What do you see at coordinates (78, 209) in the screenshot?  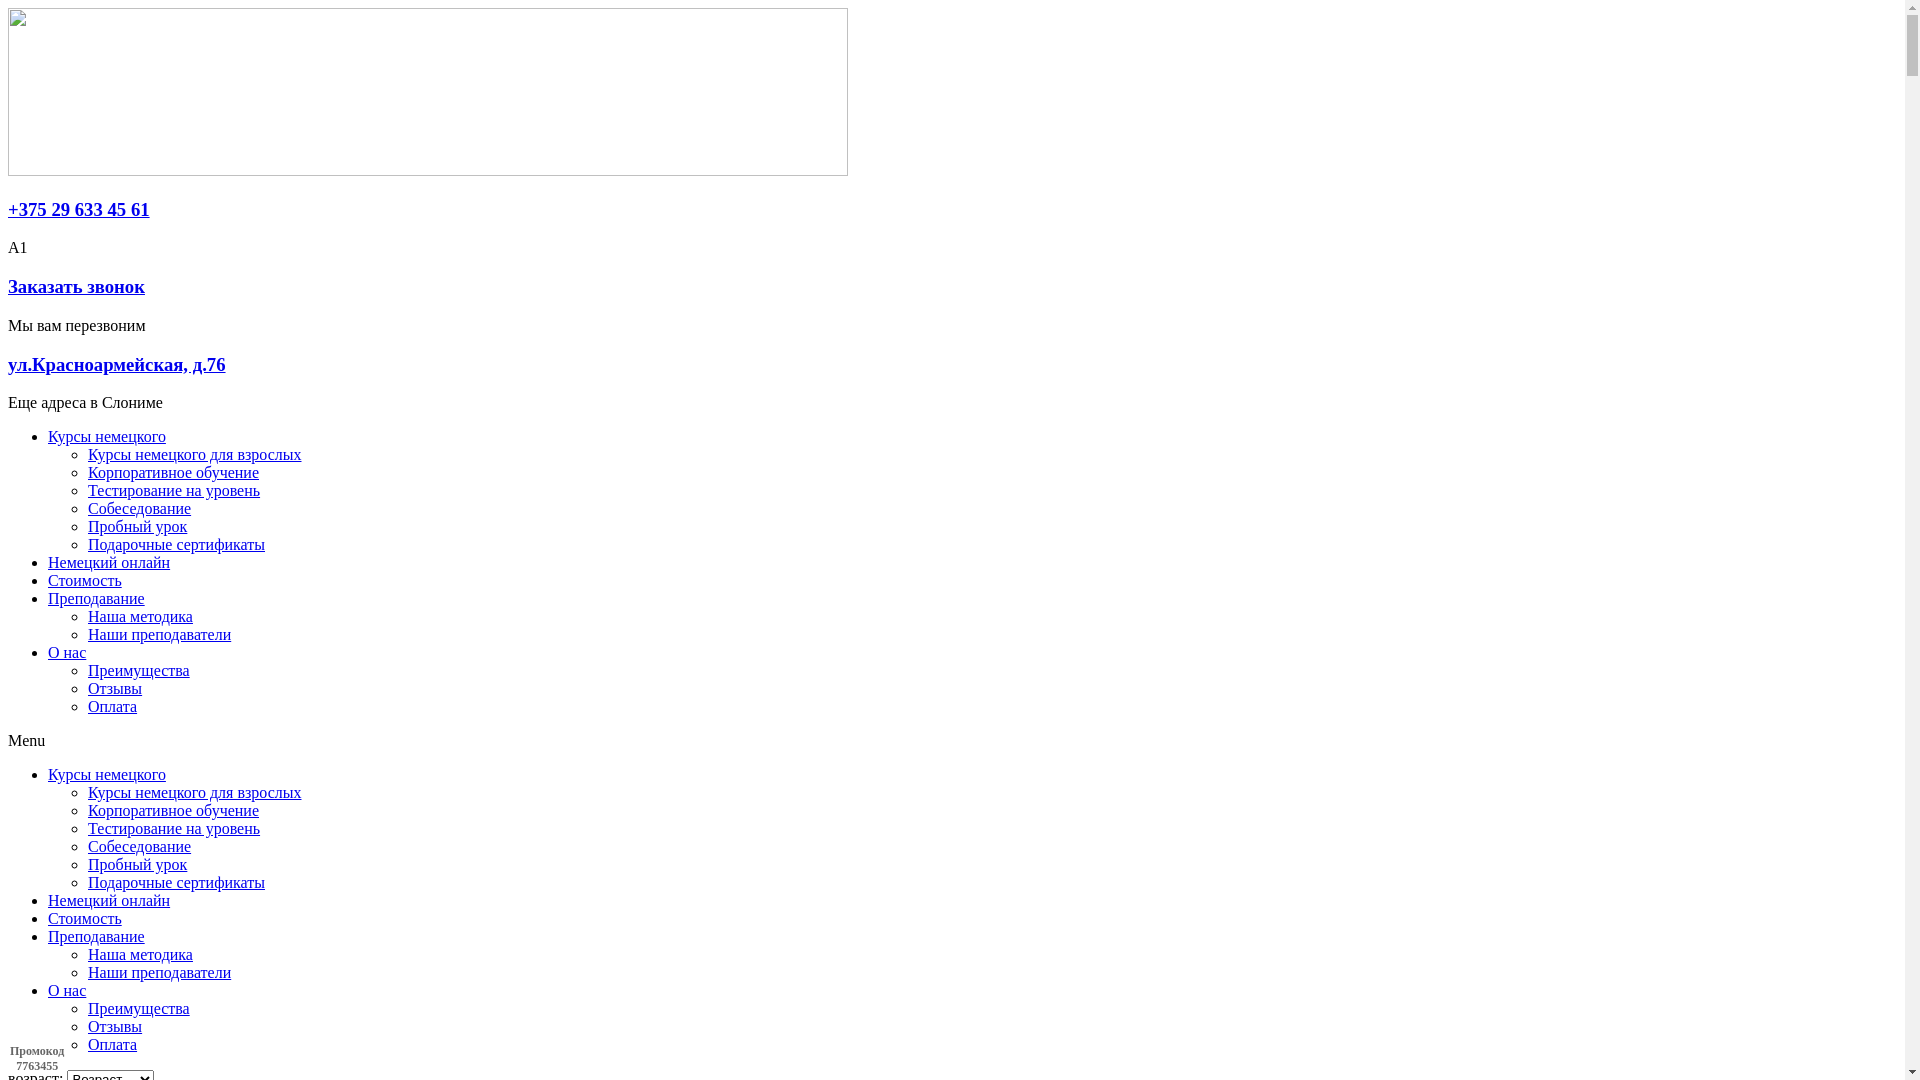 I see `'+375 29 633 45 61'` at bounding box center [78, 209].